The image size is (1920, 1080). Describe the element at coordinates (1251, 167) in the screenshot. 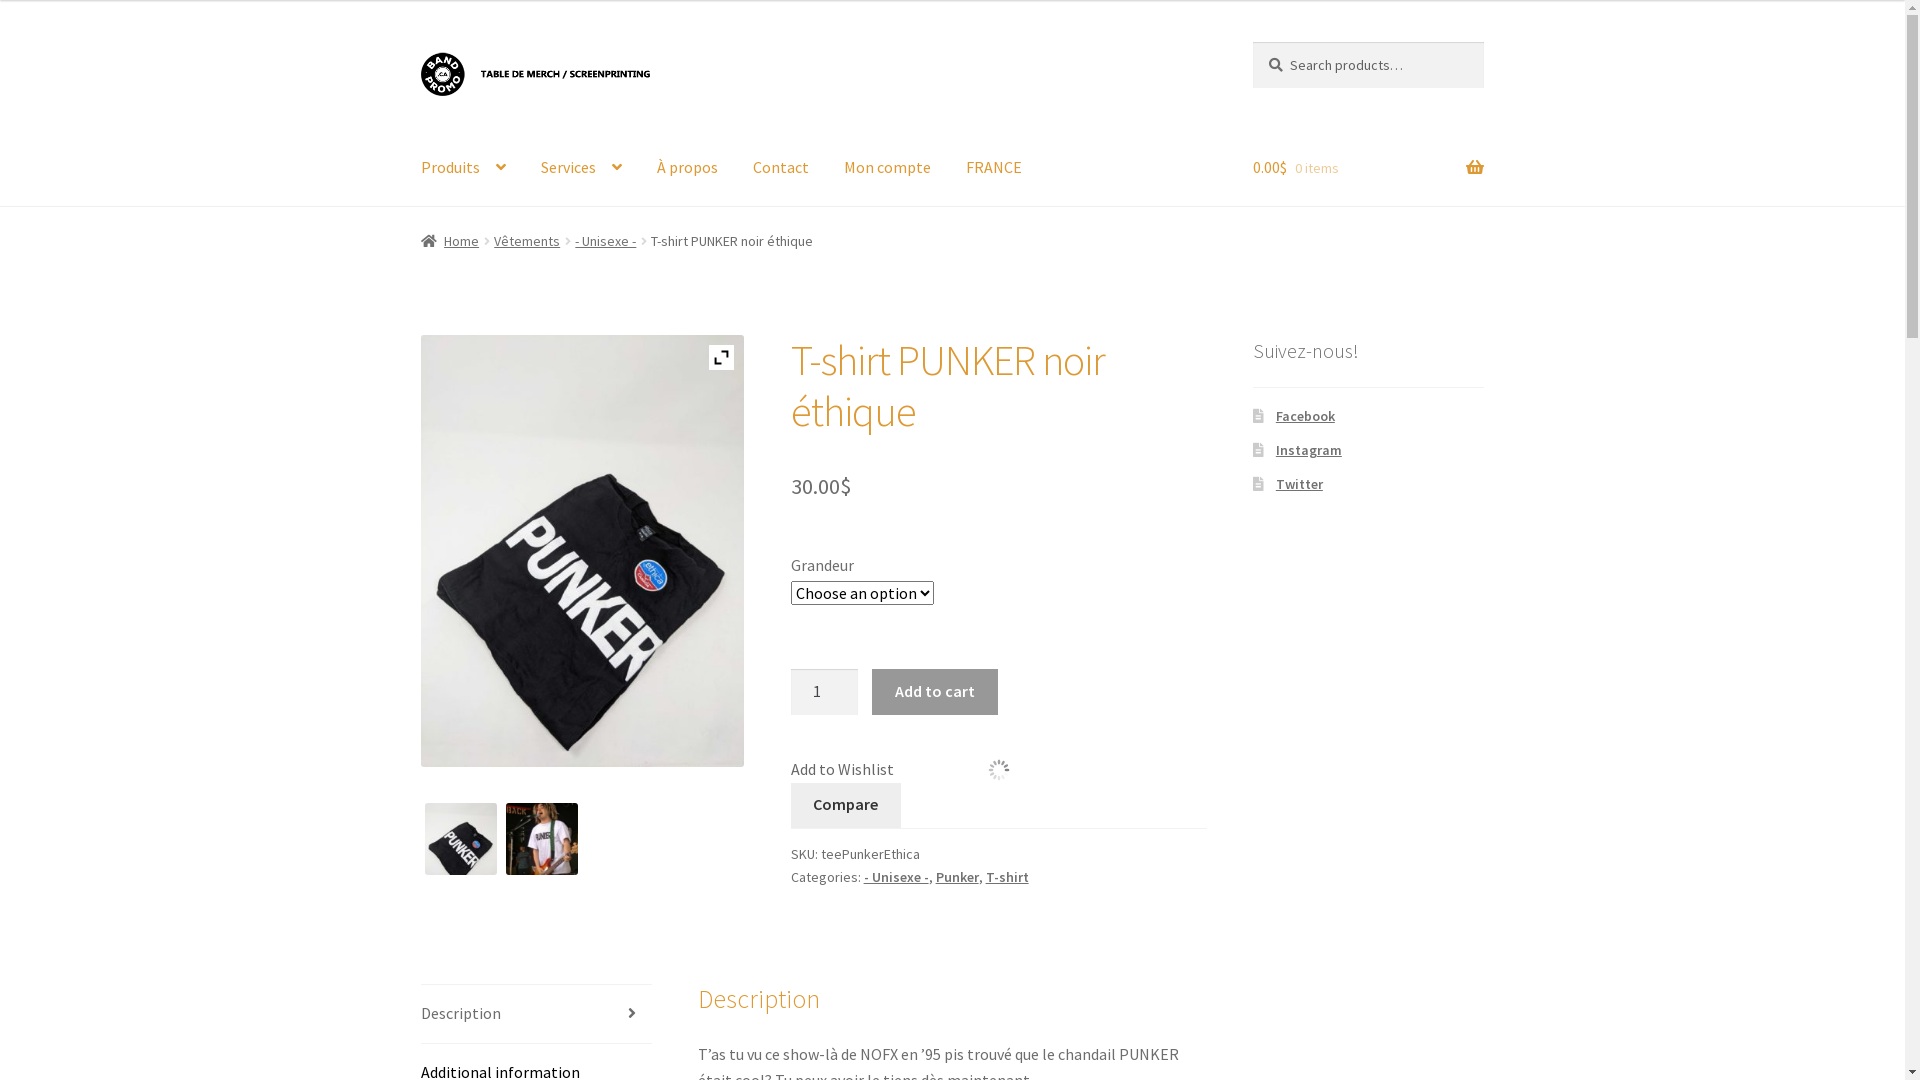

I see `'0.00$ 0 items'` at that location.